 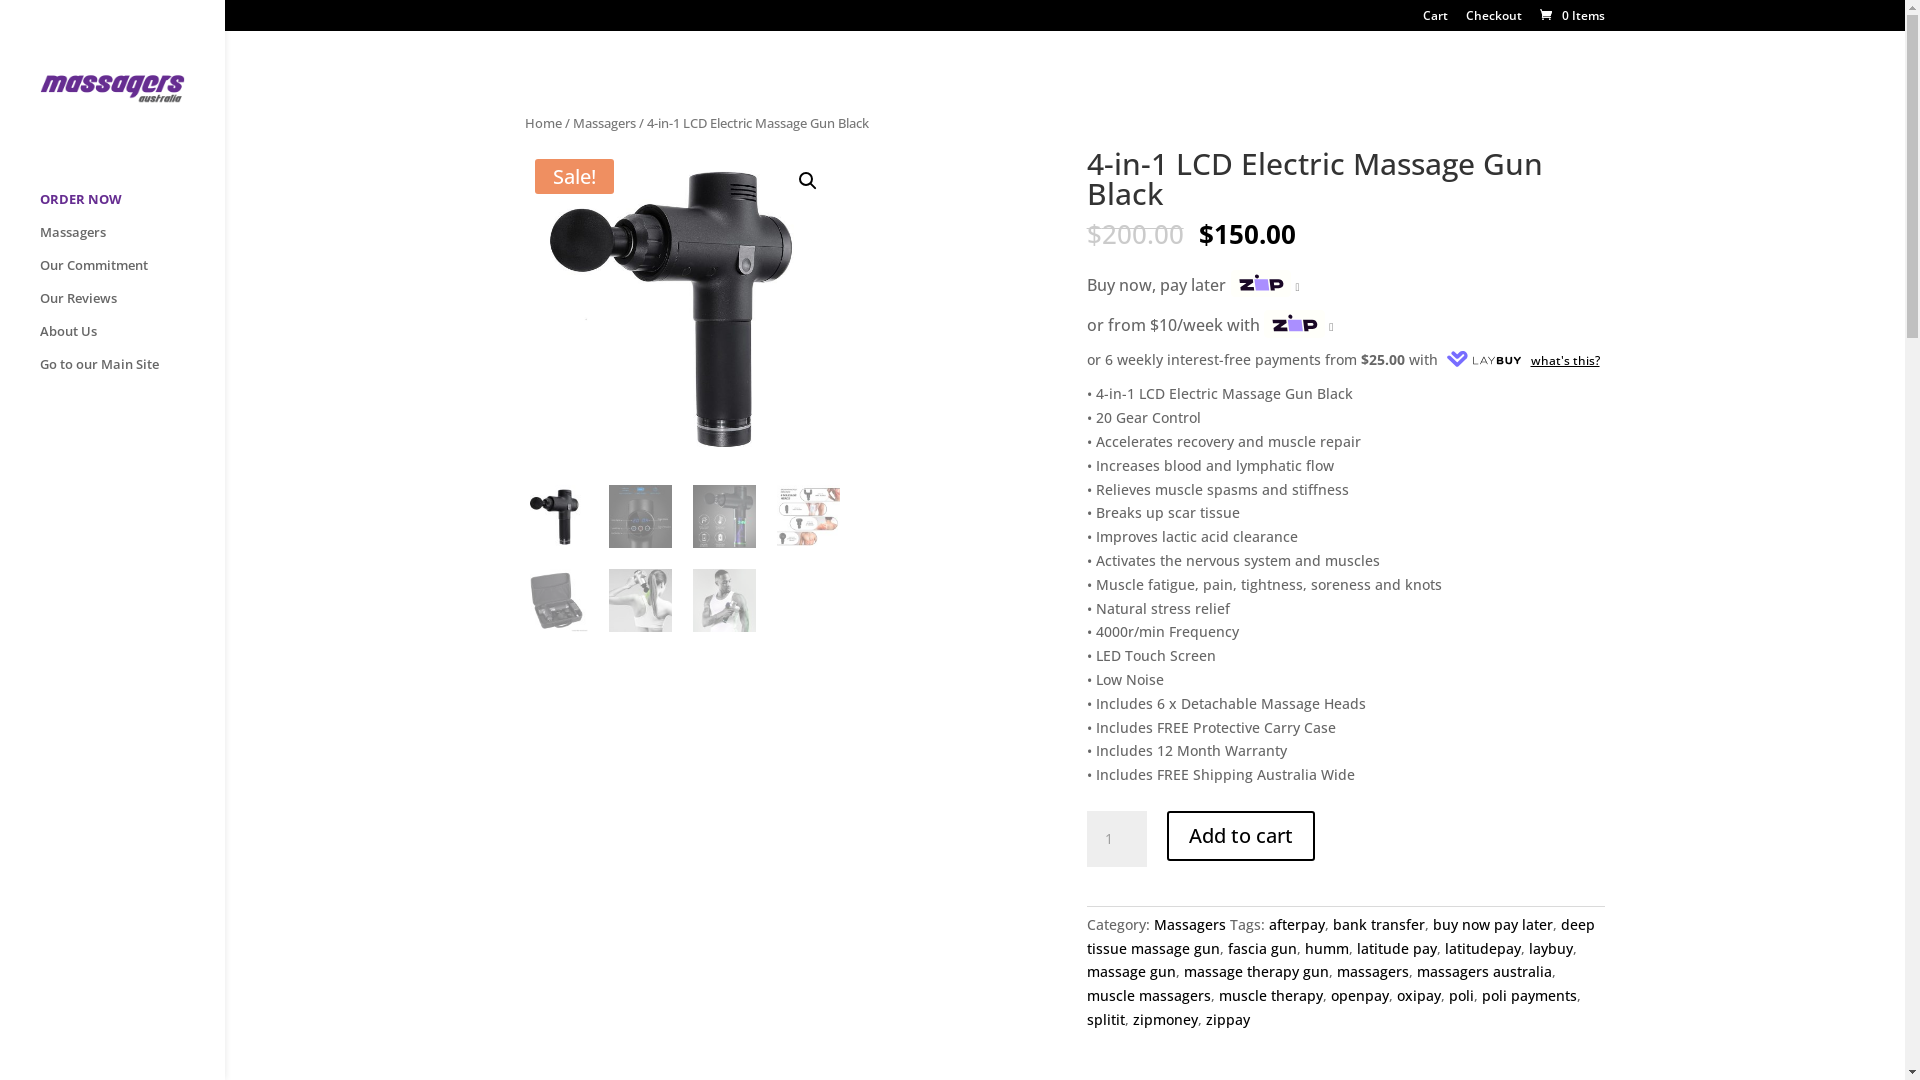 What do you see at coordinates (1131, 970) in the screenshot?
I see `'massage gun'` at bounding box center [1131, 970].